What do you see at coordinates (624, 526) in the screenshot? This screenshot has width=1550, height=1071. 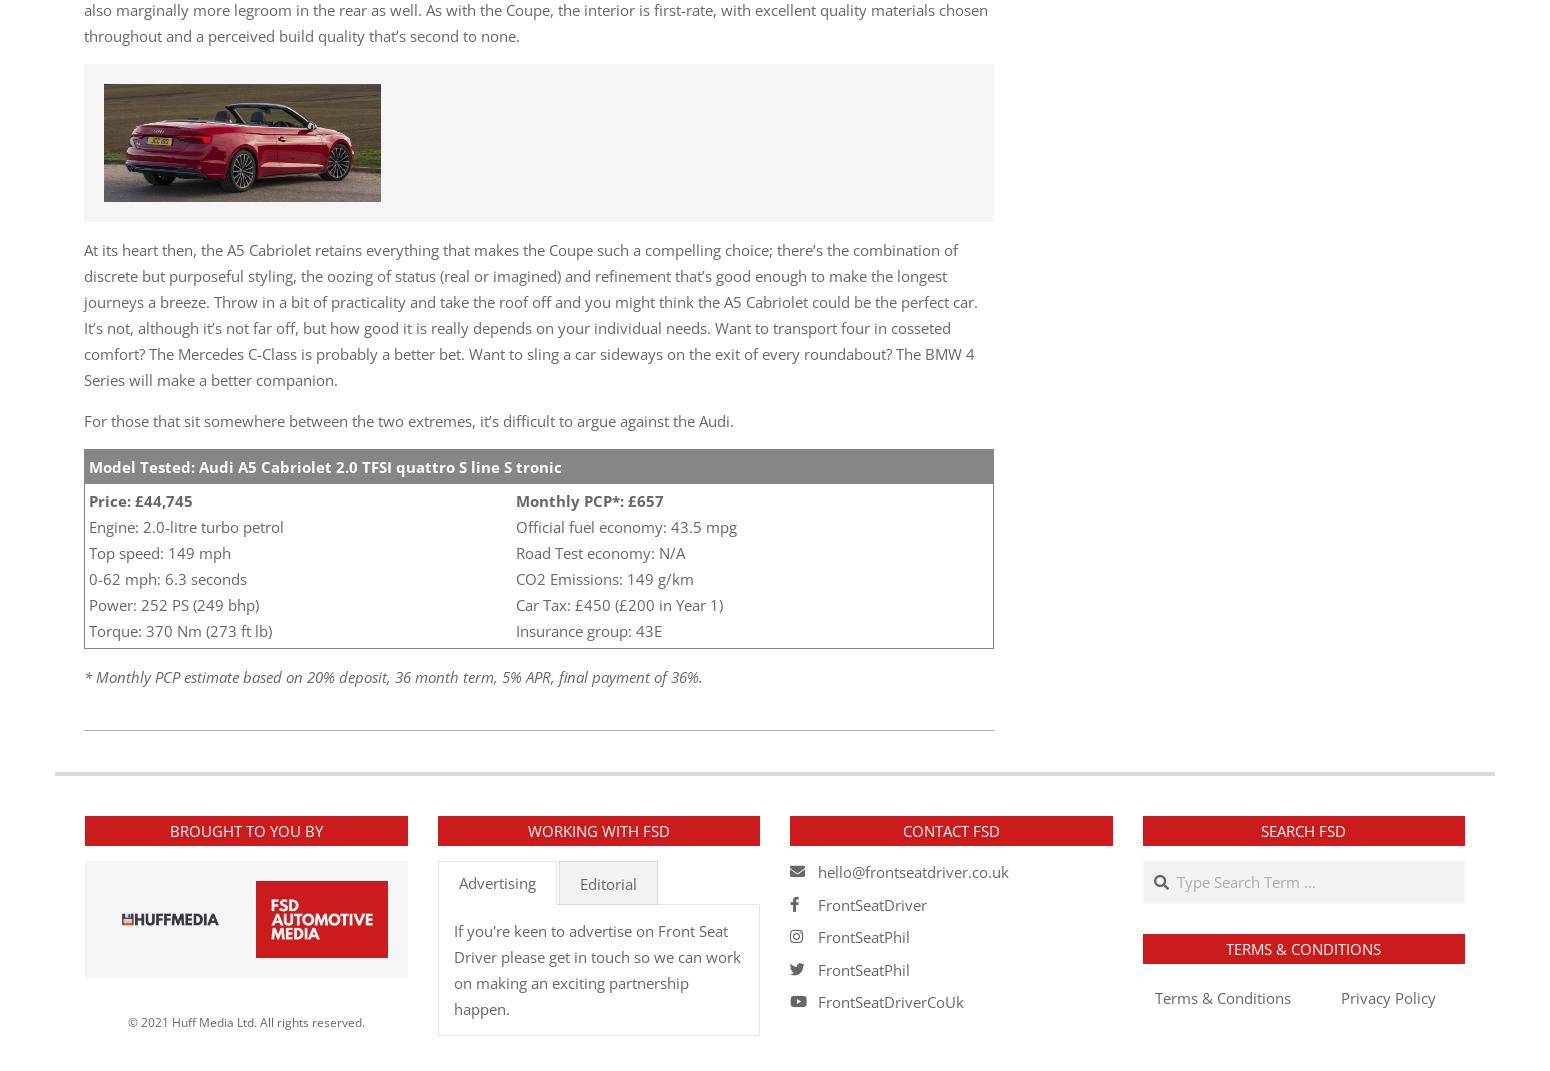 I see `'Official fuel economy: 43.5 mpg'` at bounding box center [624, 526].